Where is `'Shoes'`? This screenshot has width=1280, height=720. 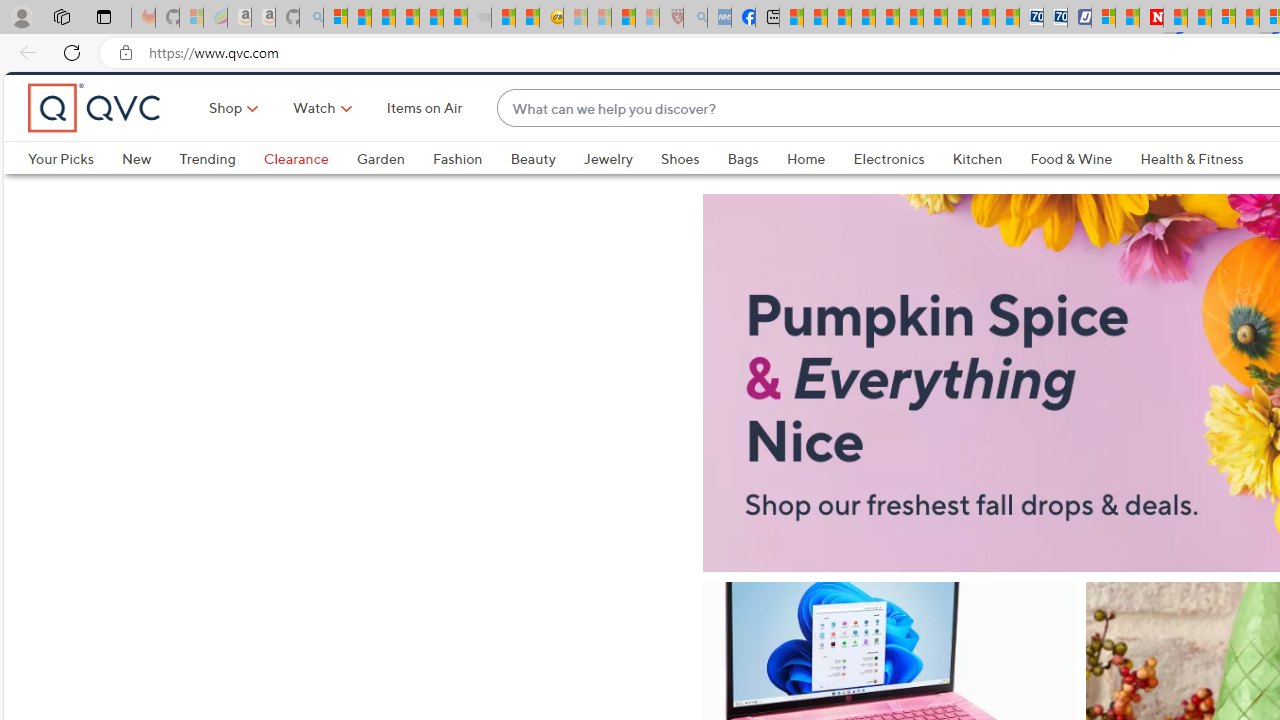
'Shoes' is located at coordinates (680, 192).